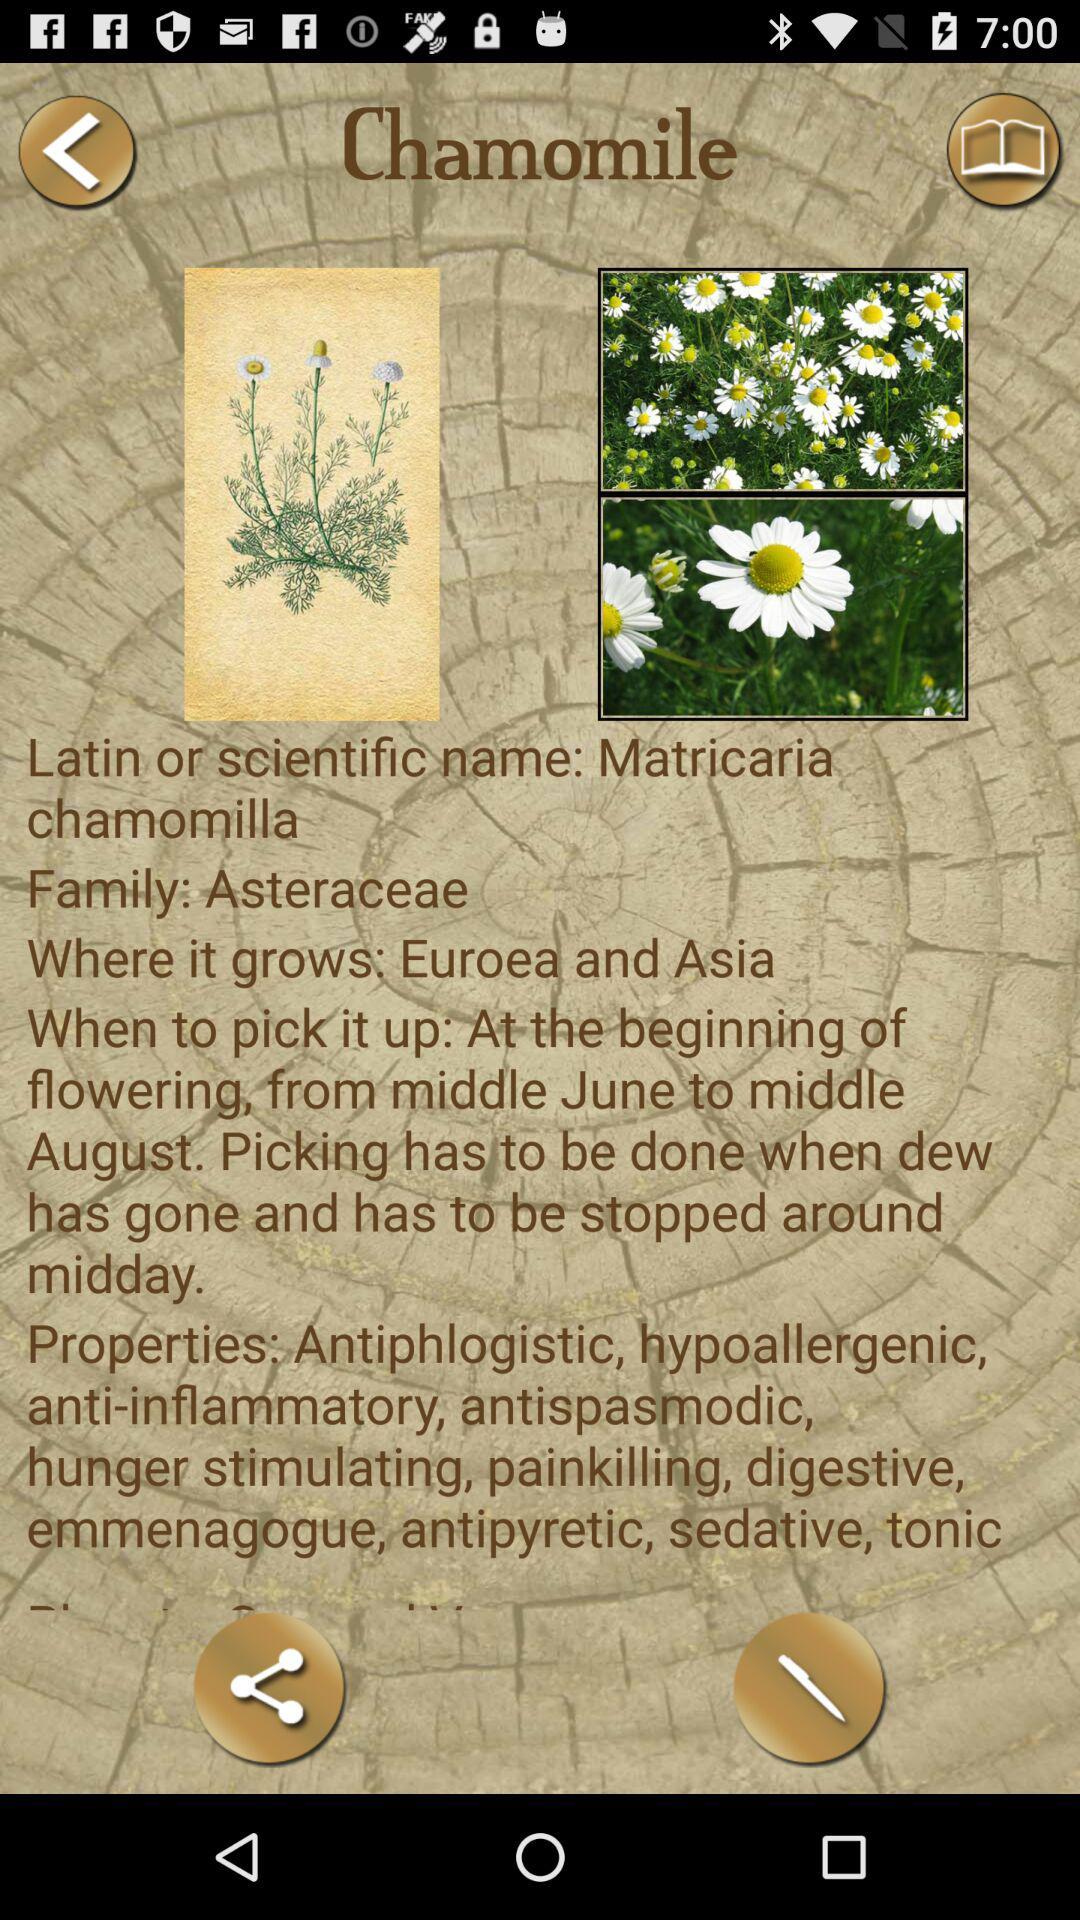 This screenshot has height=1920, width=1080. What do you see at coordinates (782, 380) in the screenshot?
I see `shows flower image` at bounding box center [782, 380].